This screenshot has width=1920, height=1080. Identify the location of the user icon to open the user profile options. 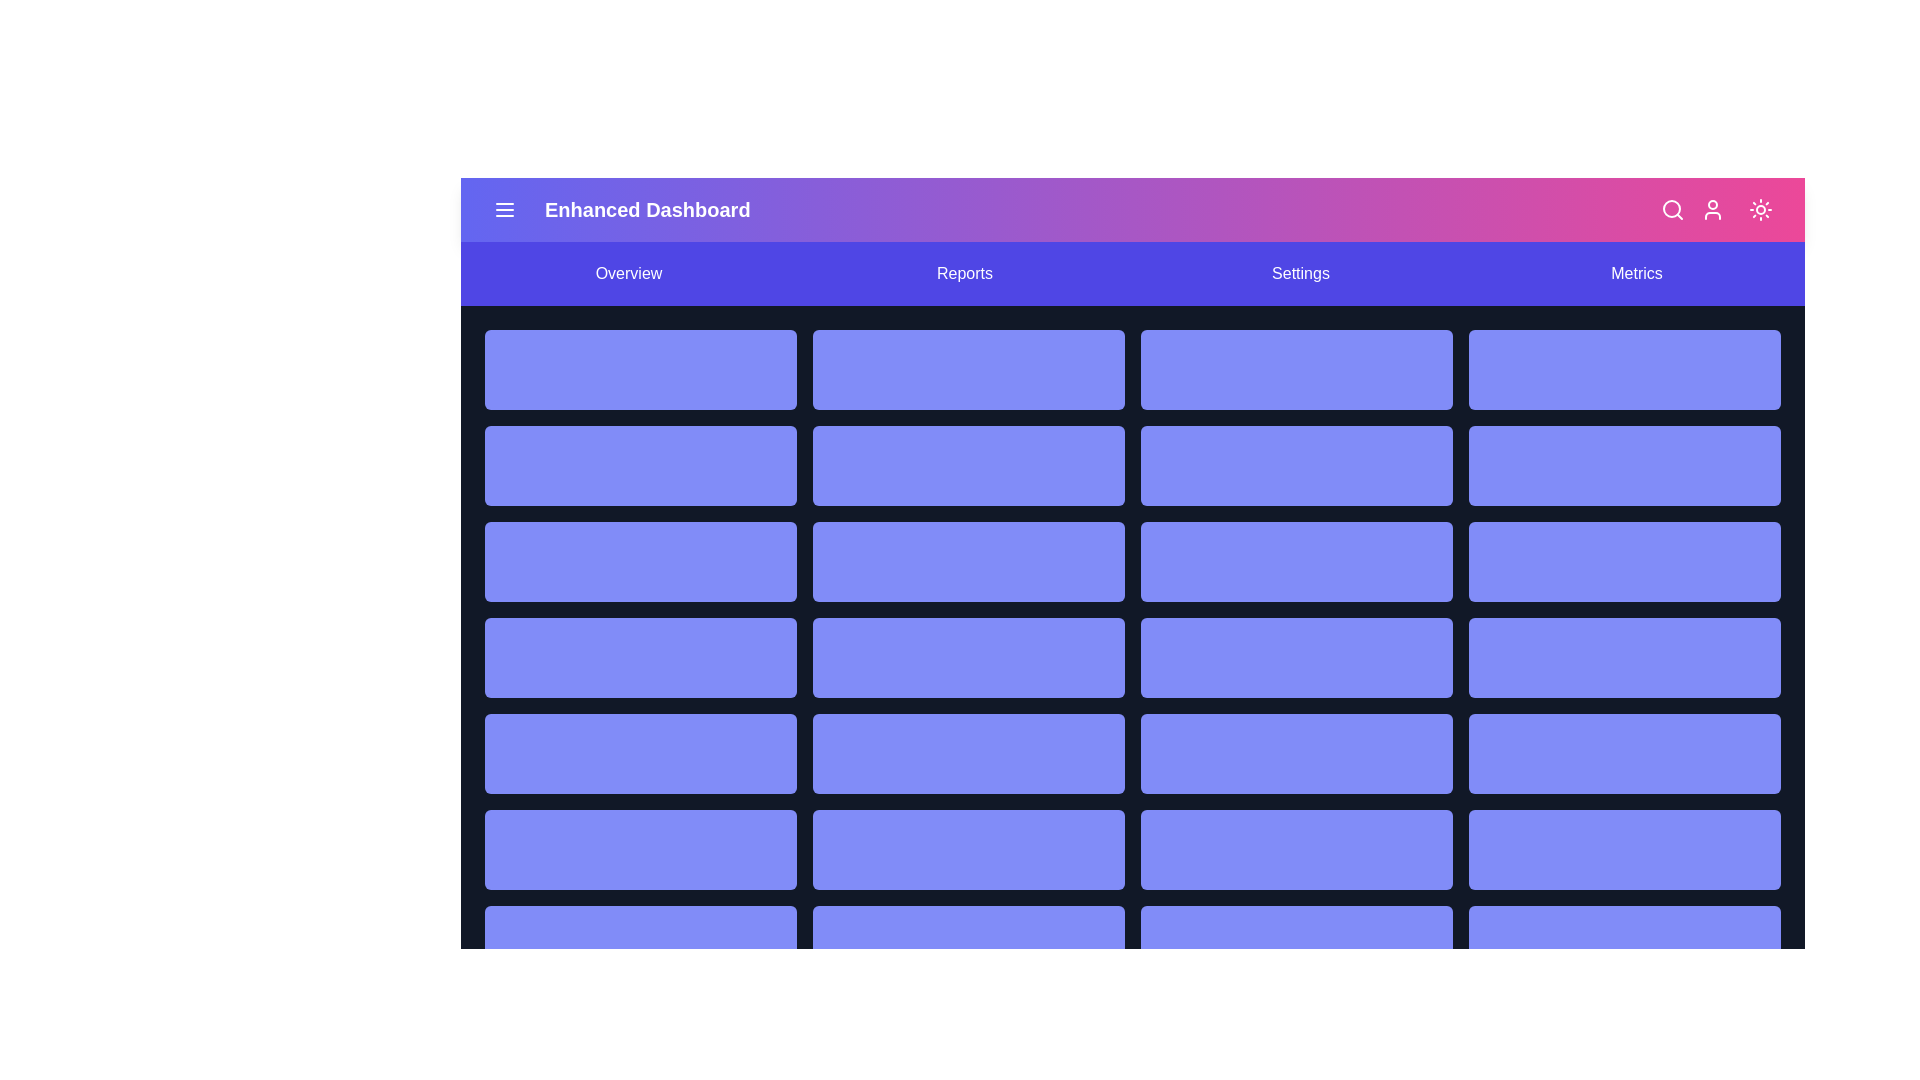
(1712, 209).